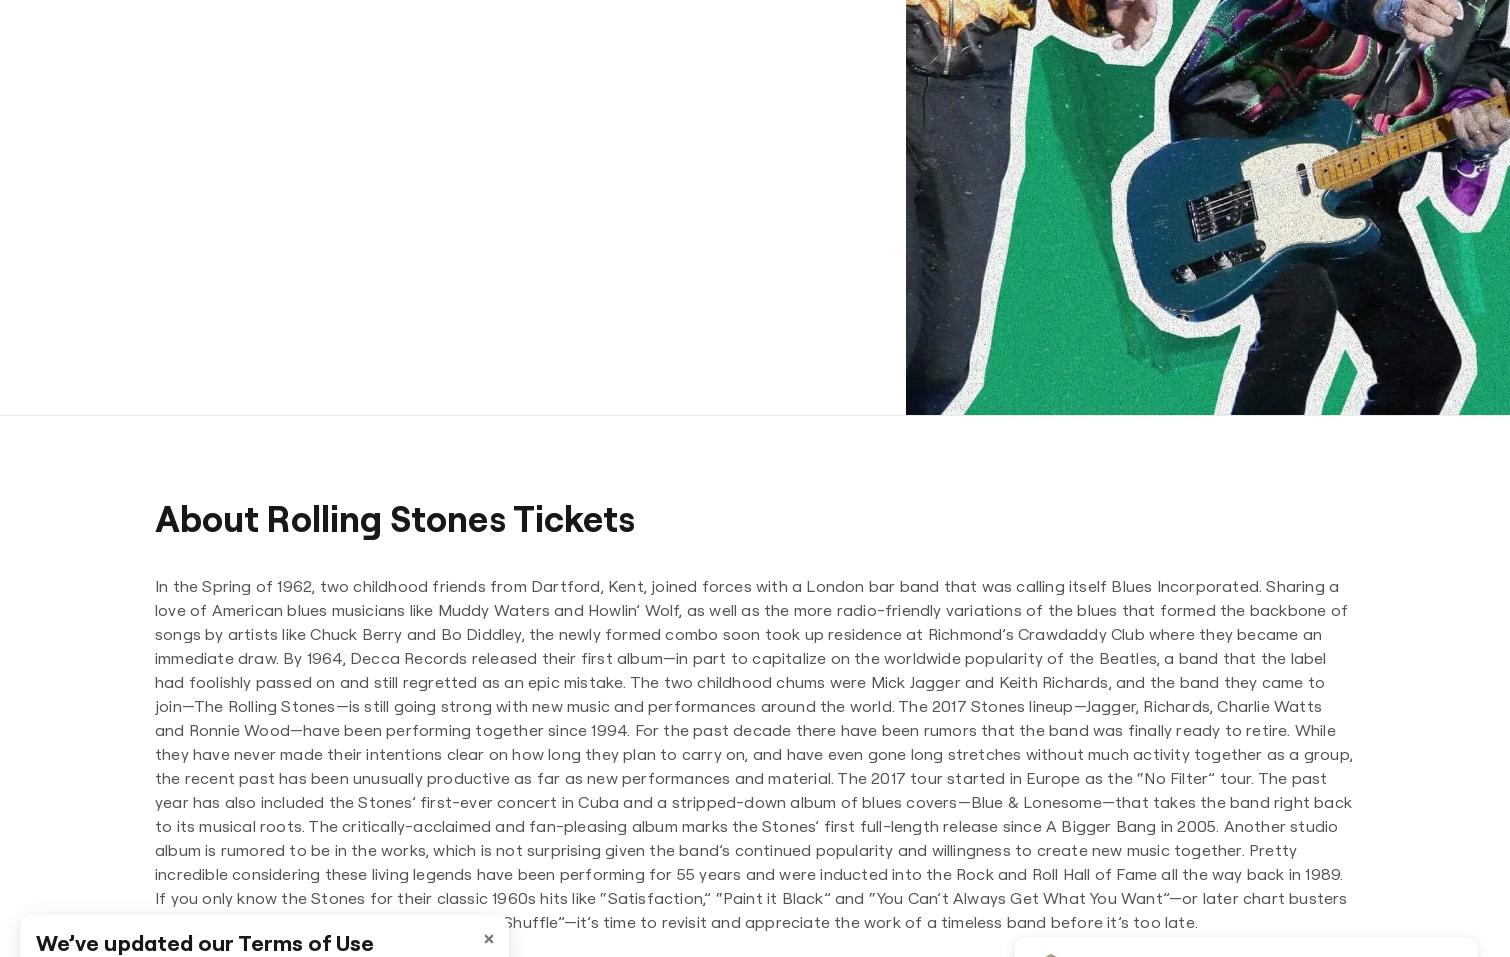 This screenshot has width=1510, height=957. Describe the element at coordinates (755, 338) in the screenshot. I see `'Washington Nationals'` at that location.